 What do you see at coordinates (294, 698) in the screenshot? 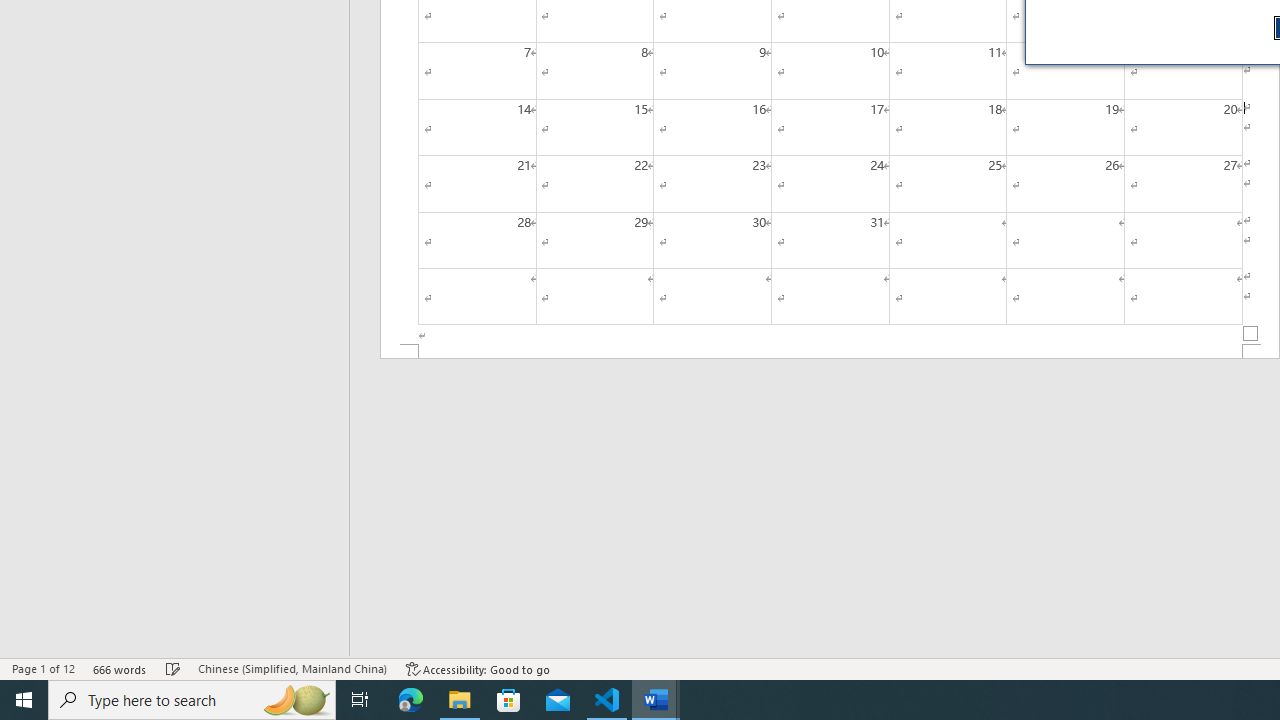
I see `'Search highlights icon opens search home window'` at bounding box center [294, 698].